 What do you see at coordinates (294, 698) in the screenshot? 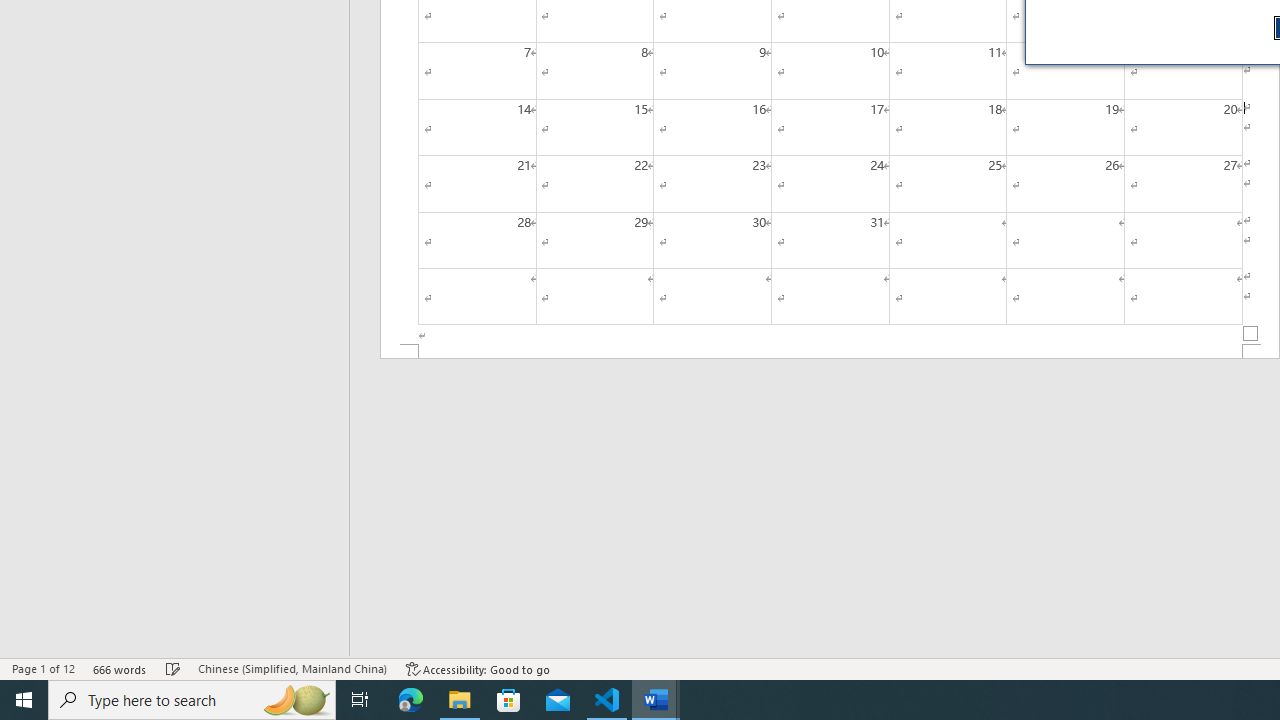
I see `'Search highlights icon opens search home window'` at bounding box center [294, 698].